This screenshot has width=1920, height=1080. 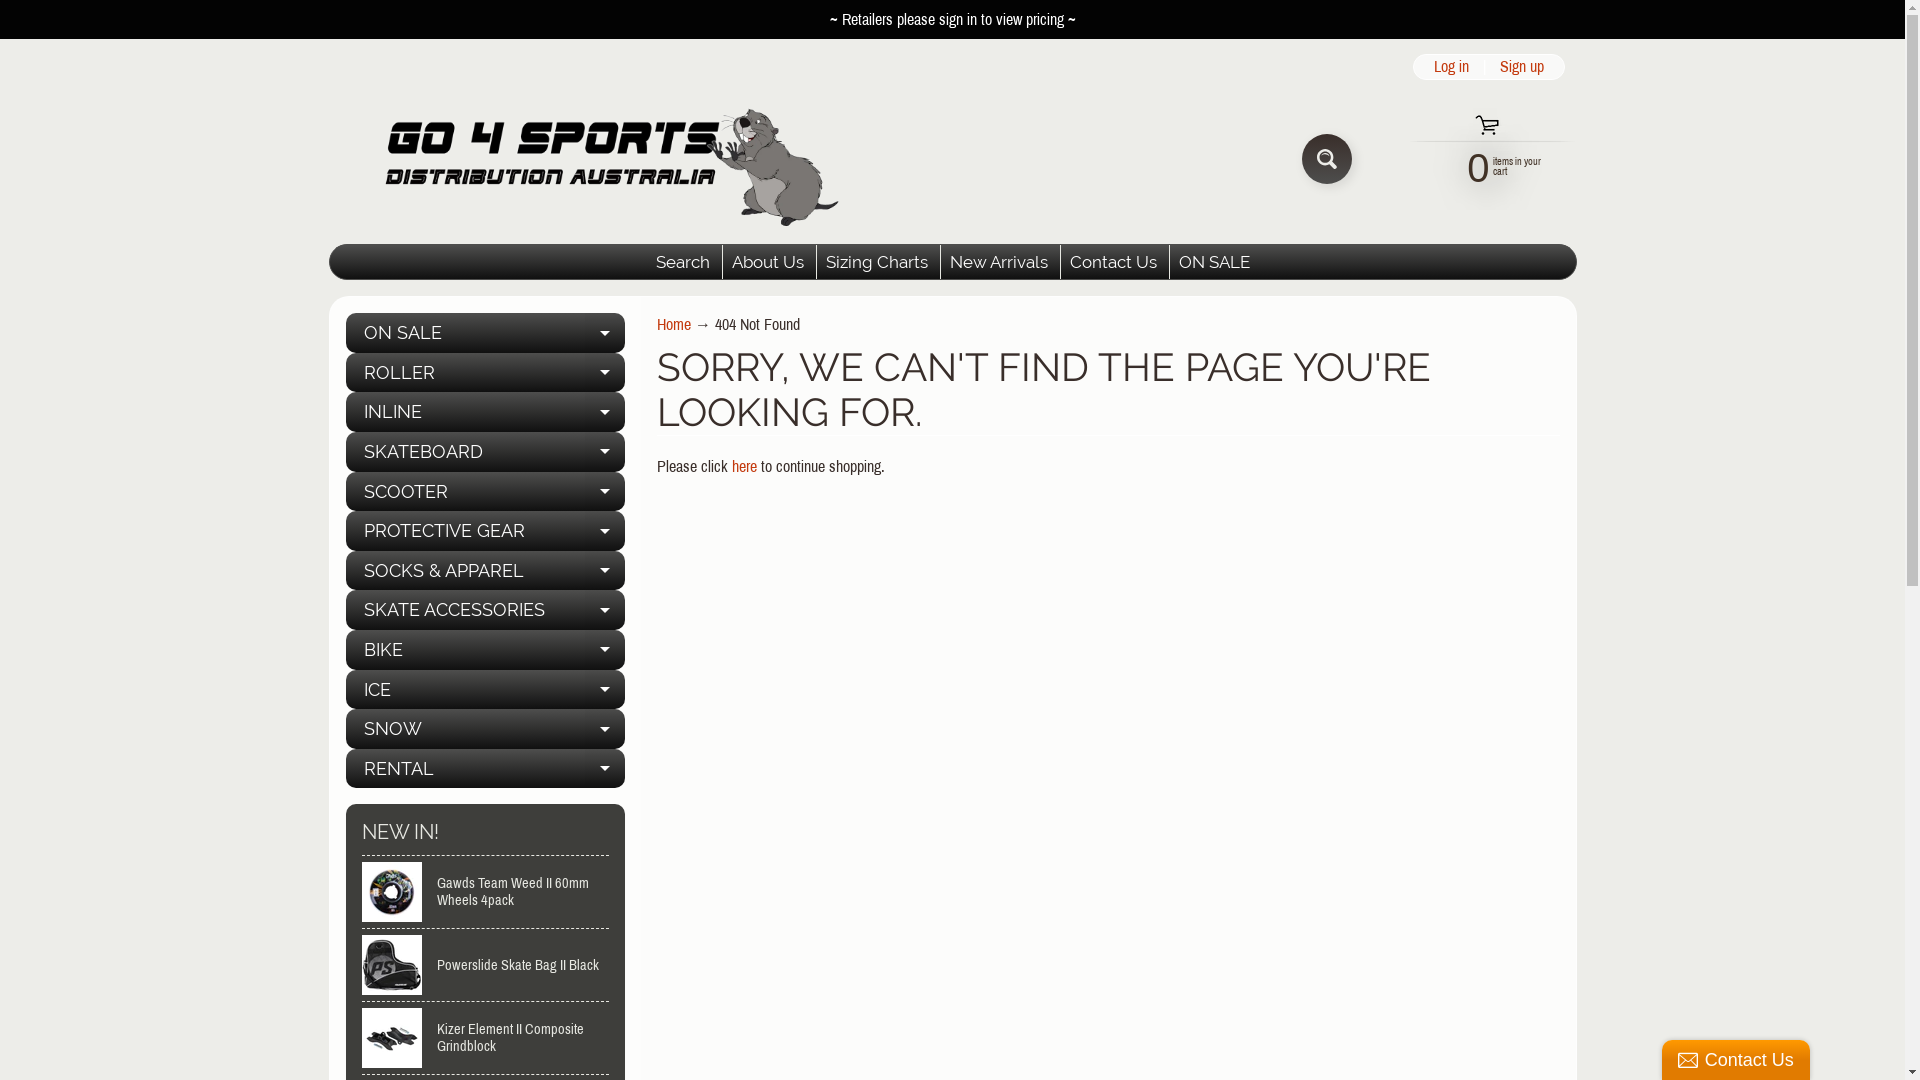 What do you see at coordinates (876, 261) in the screenshot?
I see `'Sizing Charts'` at bounding box center [876, 261].